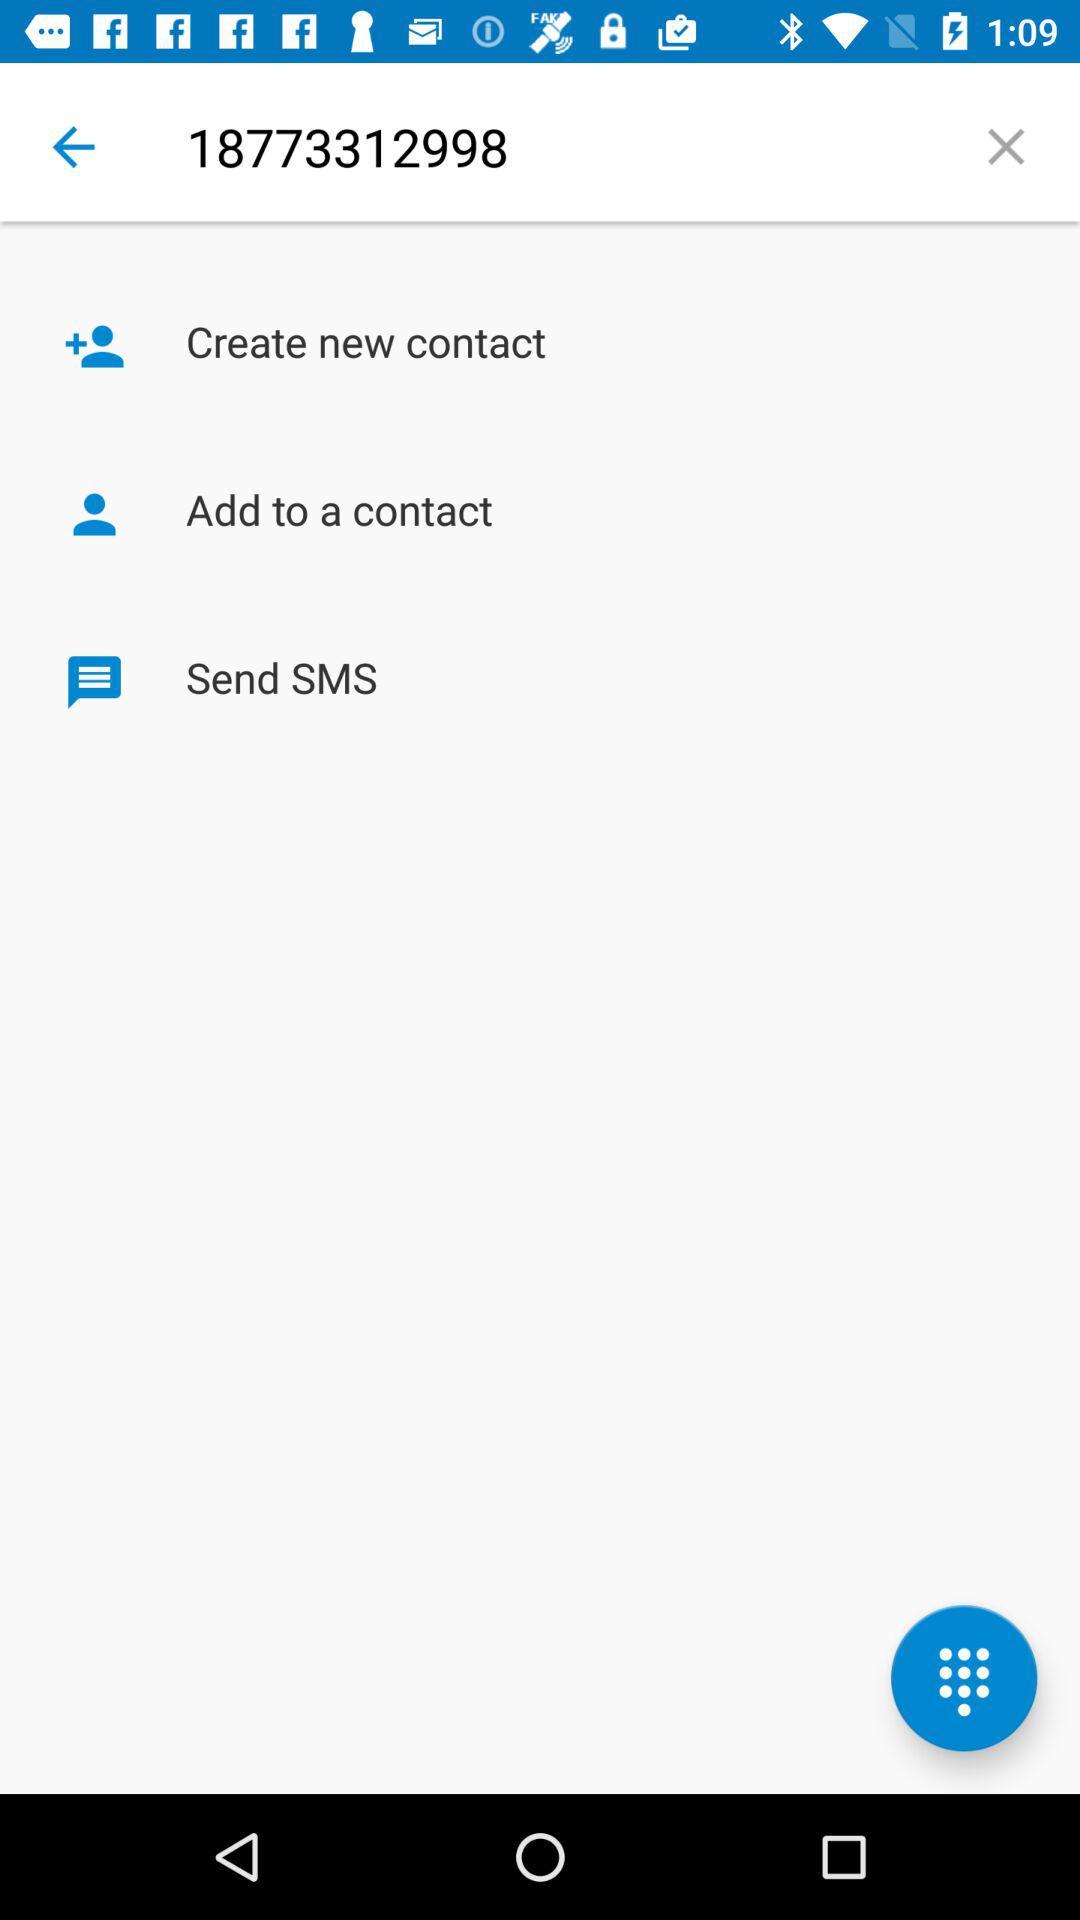 Image resolution: width=1080 pixels, height=1920 pixels. I want to click on the dialpad icon, so click(963, 1678).